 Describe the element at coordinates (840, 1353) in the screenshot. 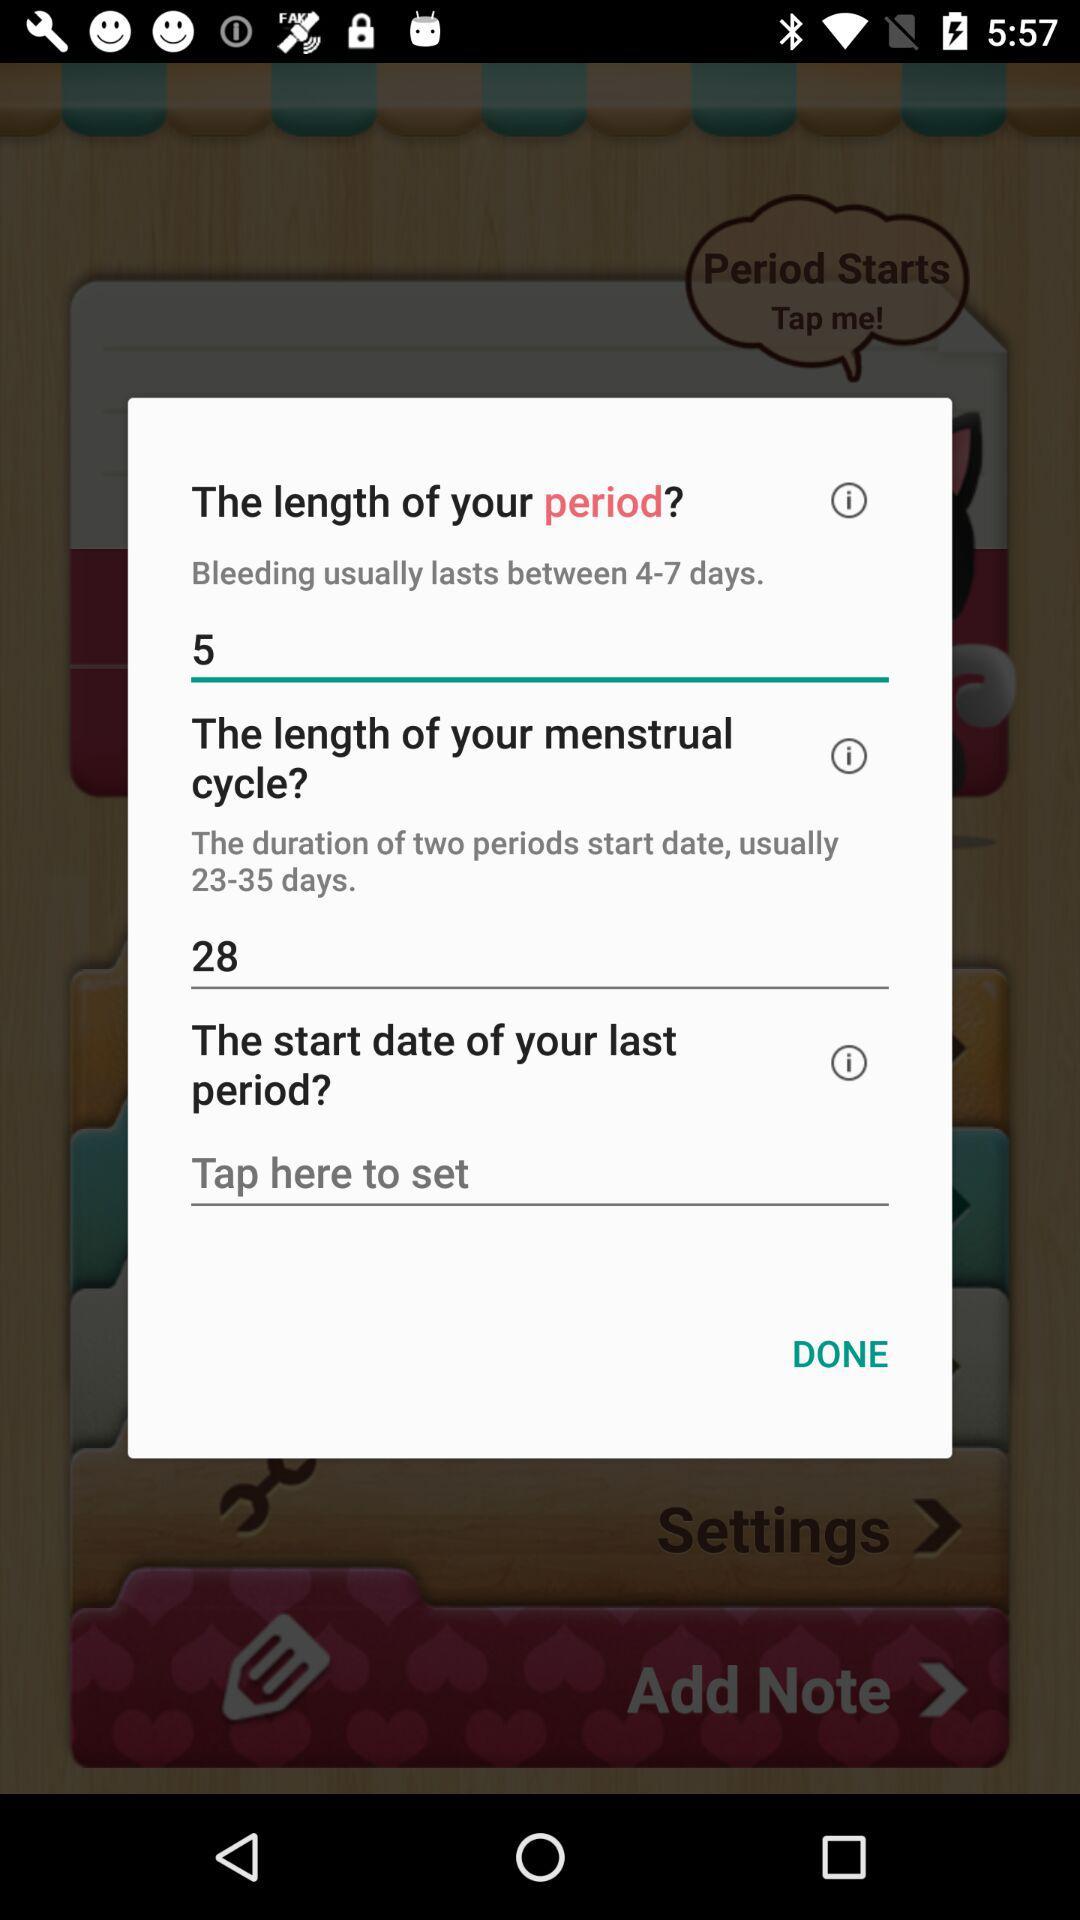

I see `done icon` at that location.